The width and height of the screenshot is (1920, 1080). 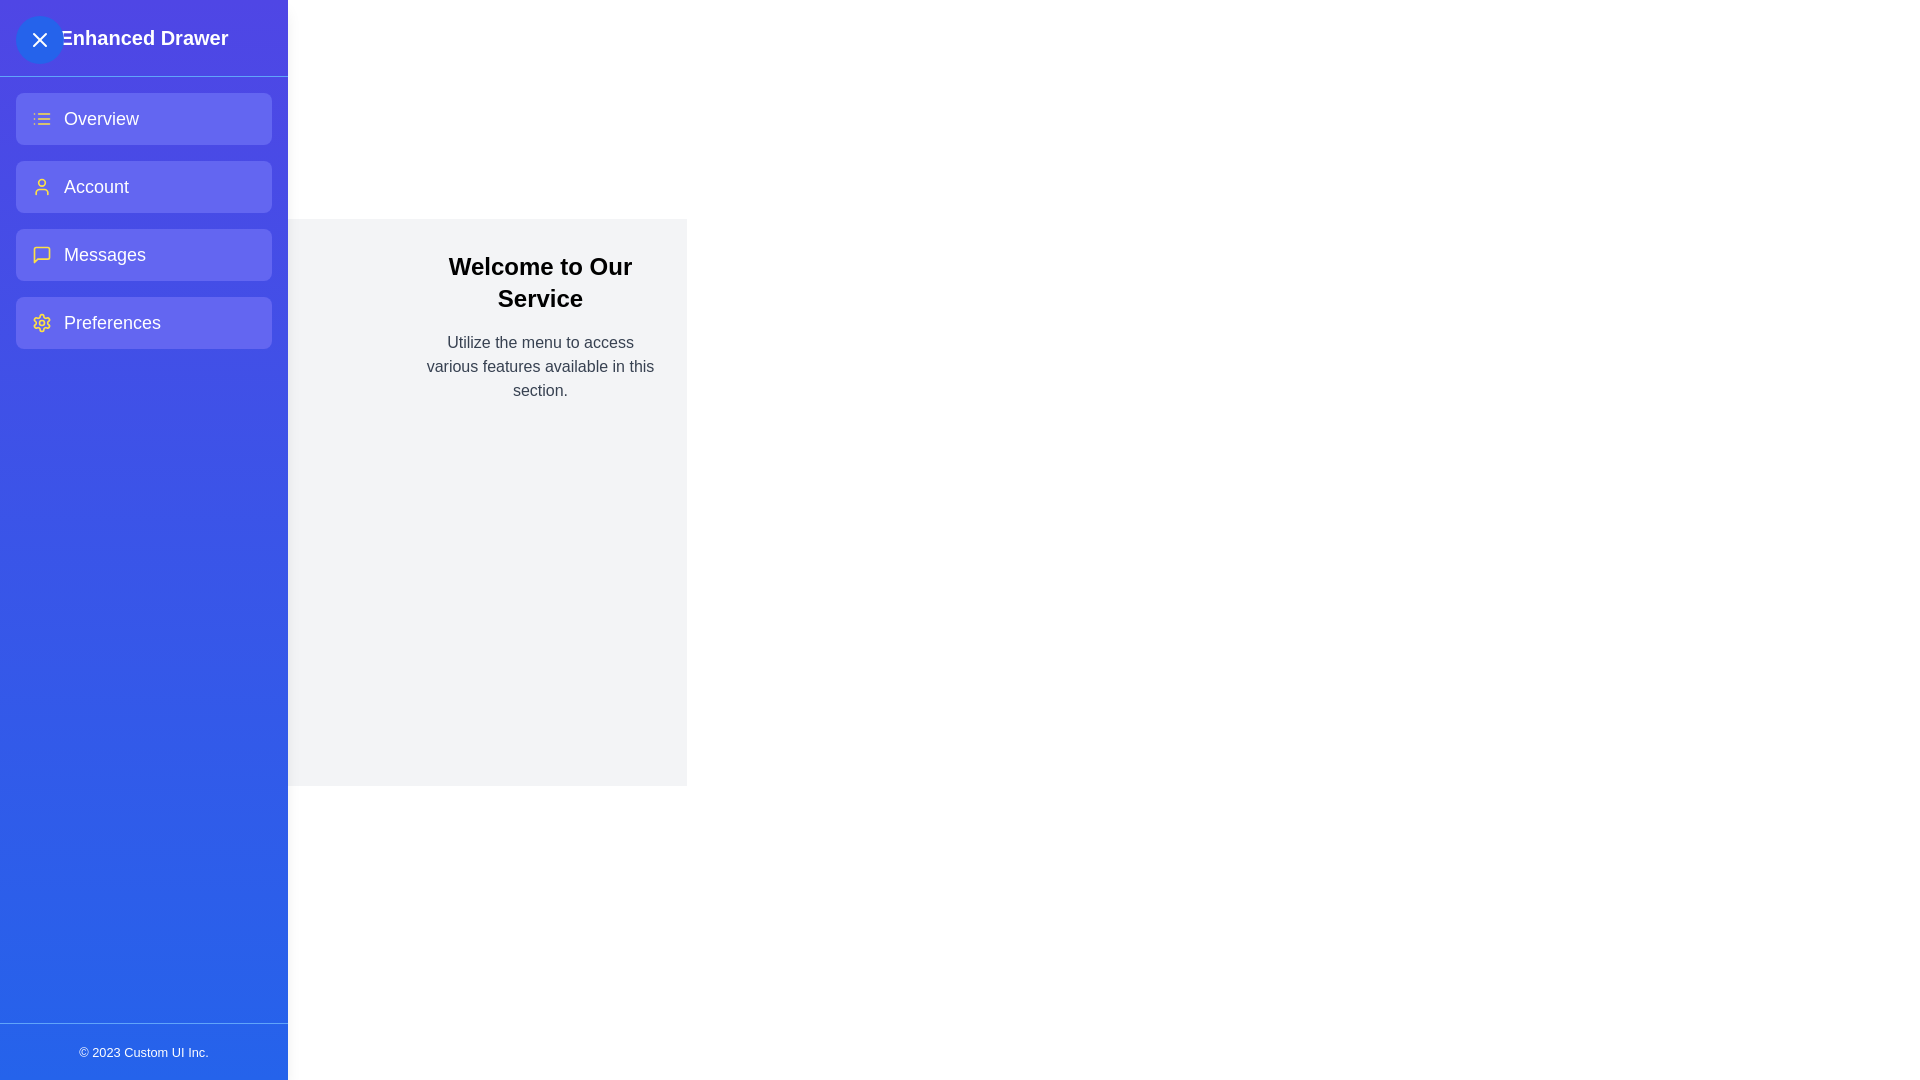 What do you see at coordinates (143, 186) in the screenshot?
I see `the 'Account' button, which is the second button in a vertical list of navigation buttons on the left sidebar` at bounding box center [143, 186].